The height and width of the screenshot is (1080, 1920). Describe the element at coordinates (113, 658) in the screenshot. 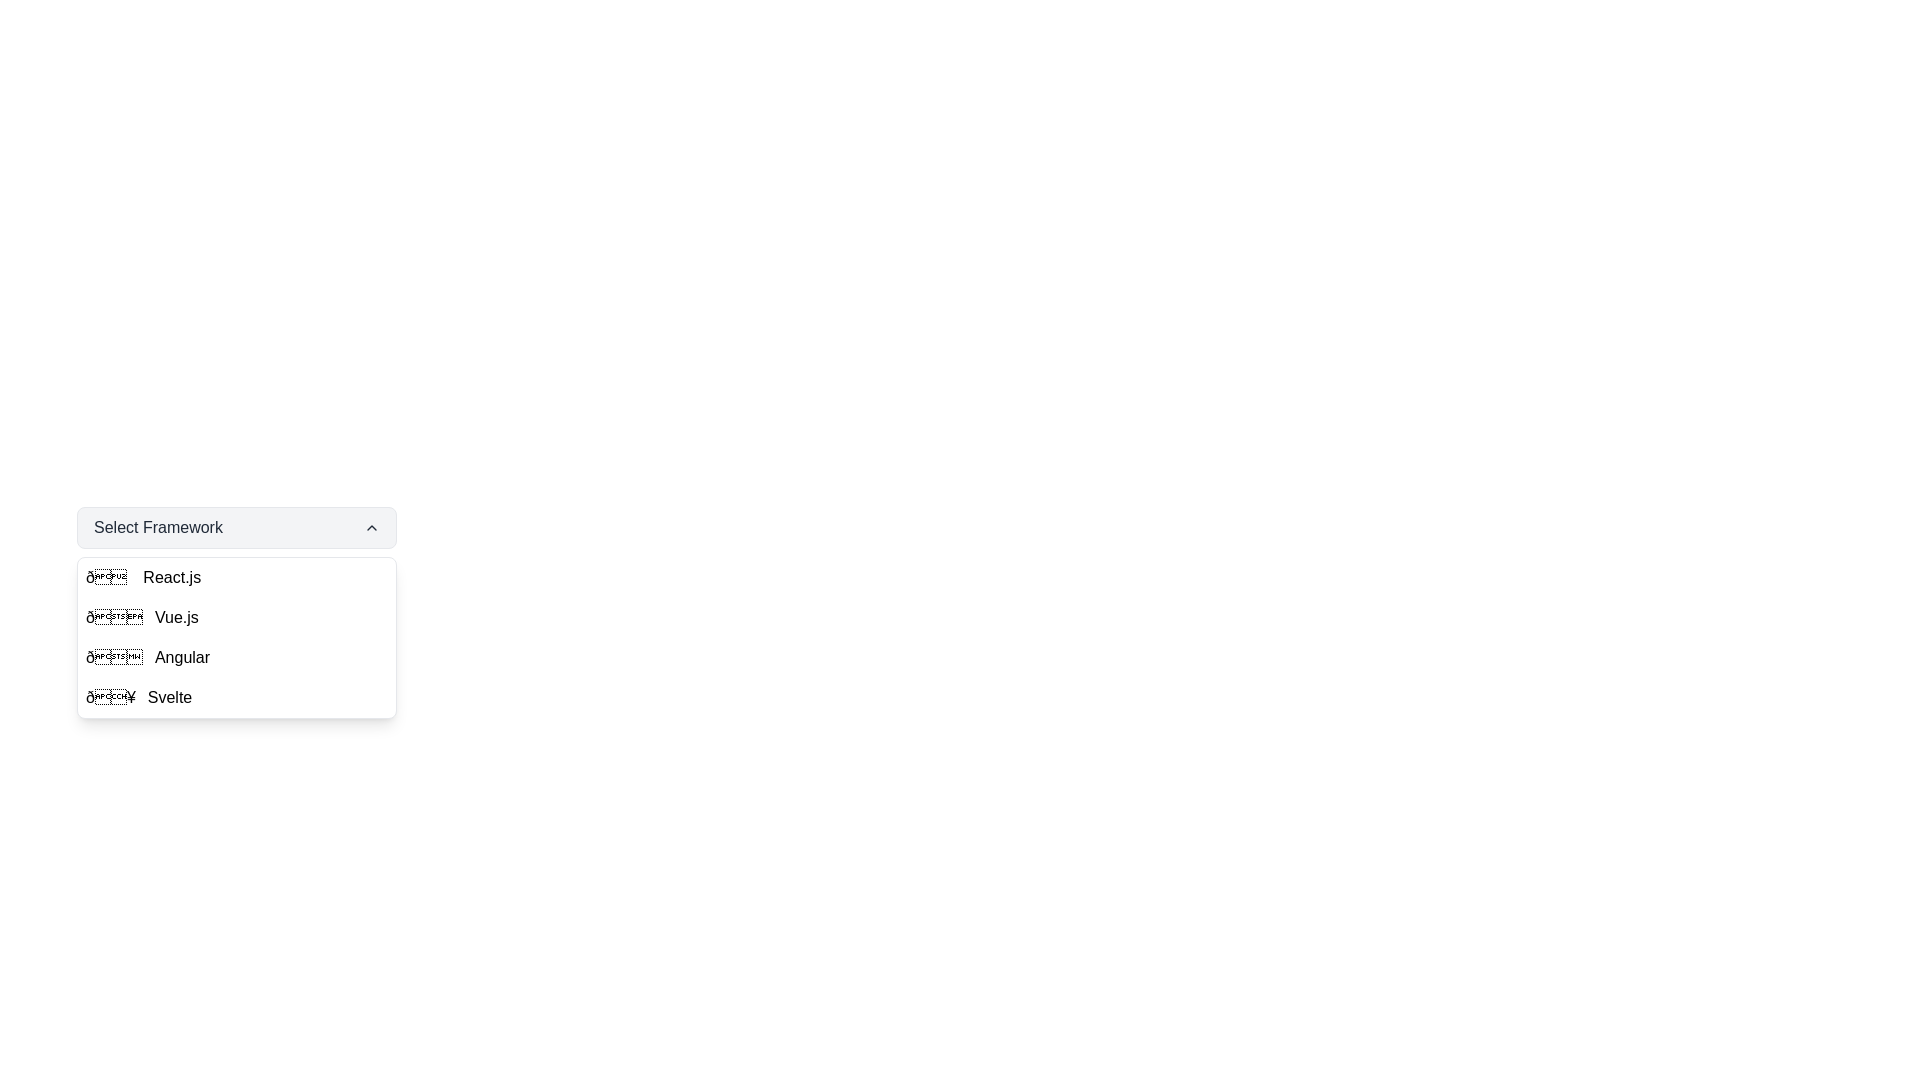

I see `the decorative icon located to the left of the 'Angular' menu item, which visually brands the option` at that location.